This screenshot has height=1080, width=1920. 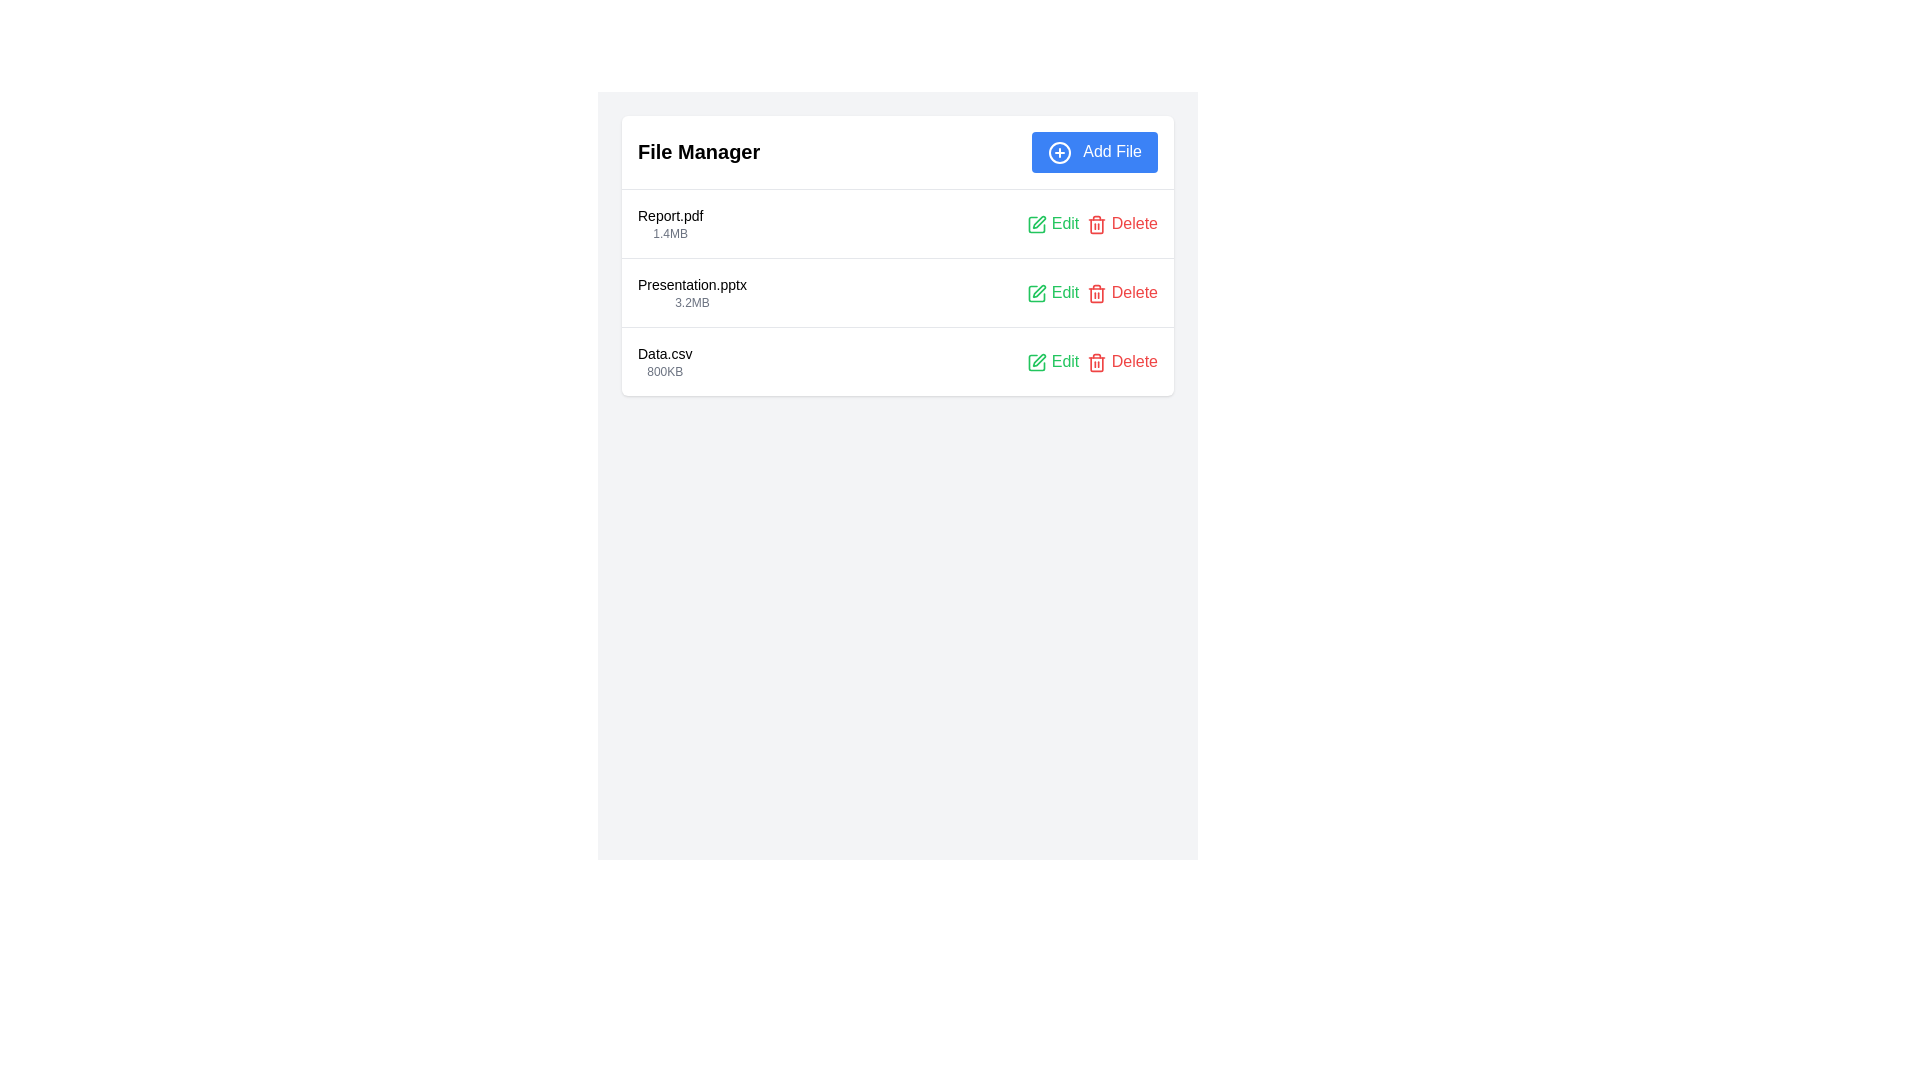 What do you see at coordinates (1039, 222) in the screenshot?
I see `the editing icon, which is a green pen or pencil overlaying a square, located to the left of the 'Delete' button and inline with the file name` at bounding box center [1039, 222].